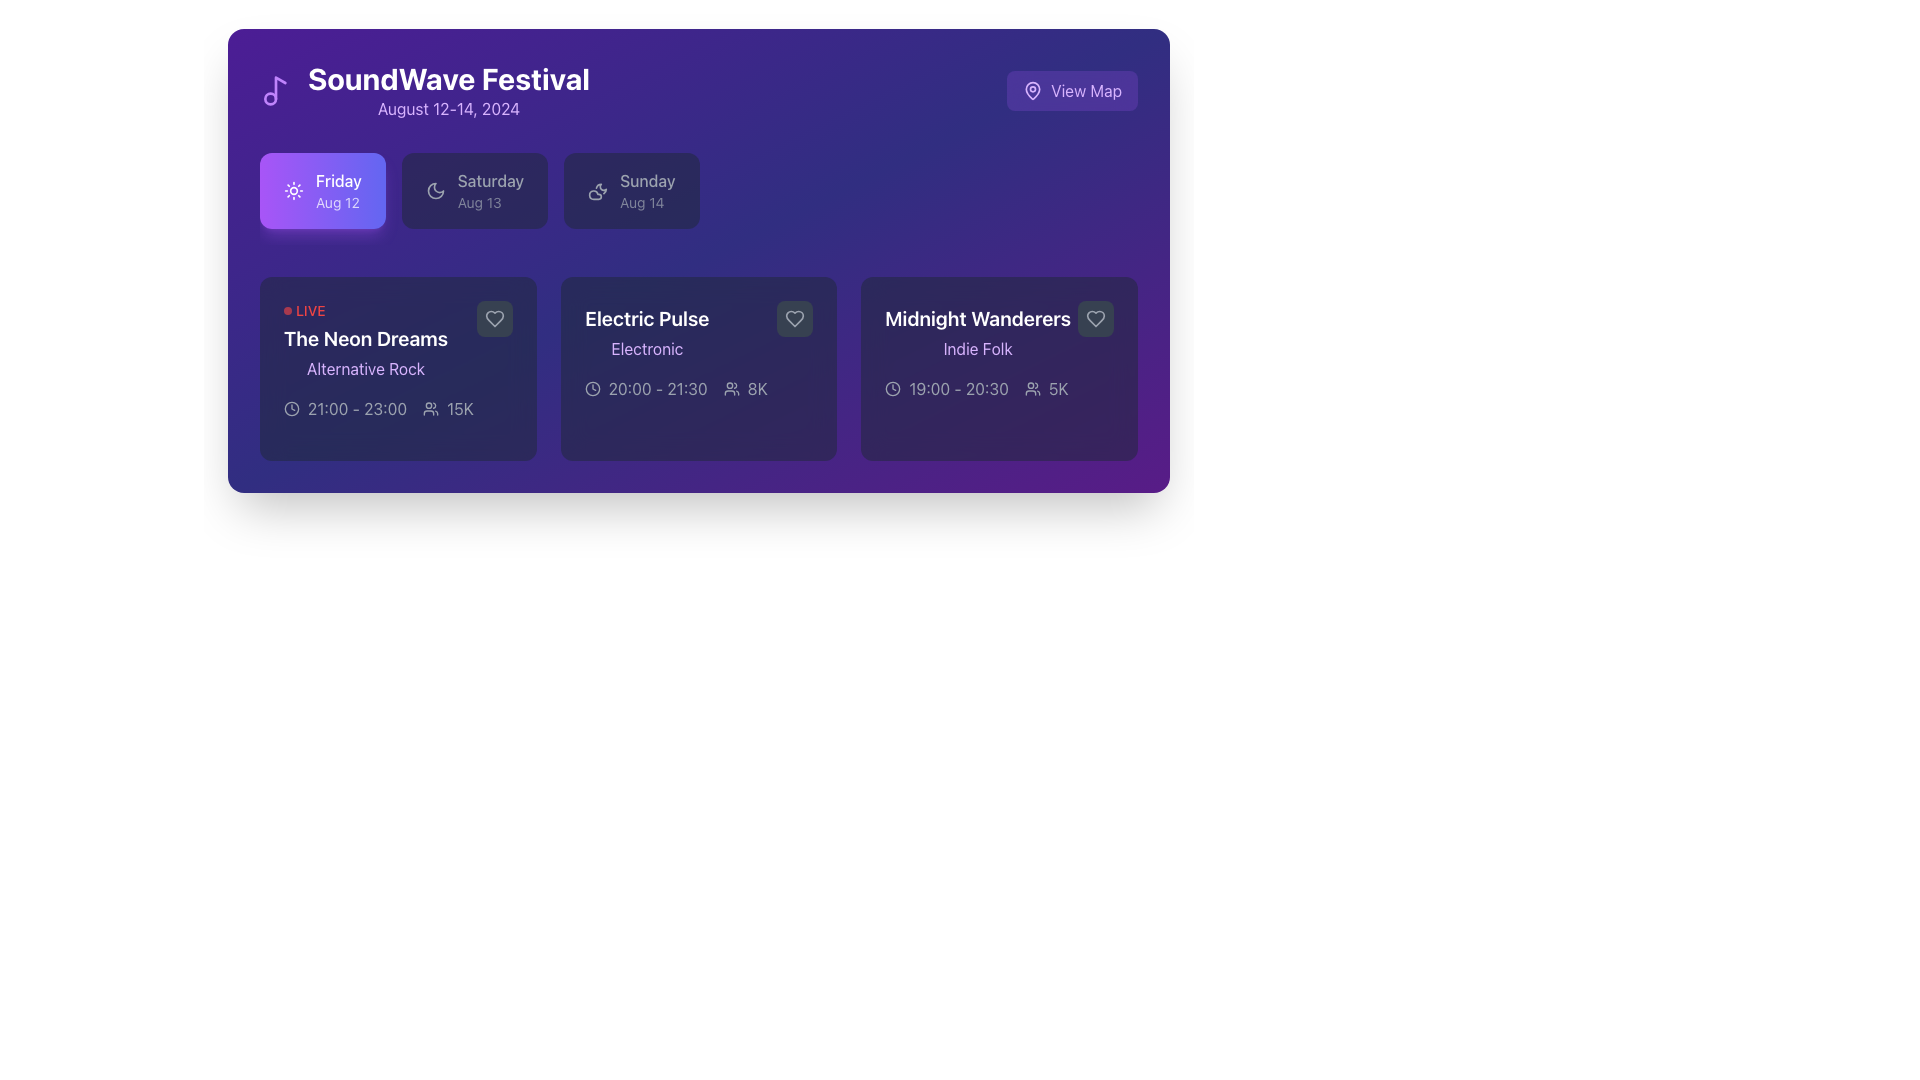 The image size is (1920, 1080). What do you see at coordinates (398, 407) in the screenshot?
I see `the icons in the informational display under 'The Neon Dreams' card for the event on 'Friday, August 12', which shows the time duration and expected number of attendees` at bounding box center [398, 407].